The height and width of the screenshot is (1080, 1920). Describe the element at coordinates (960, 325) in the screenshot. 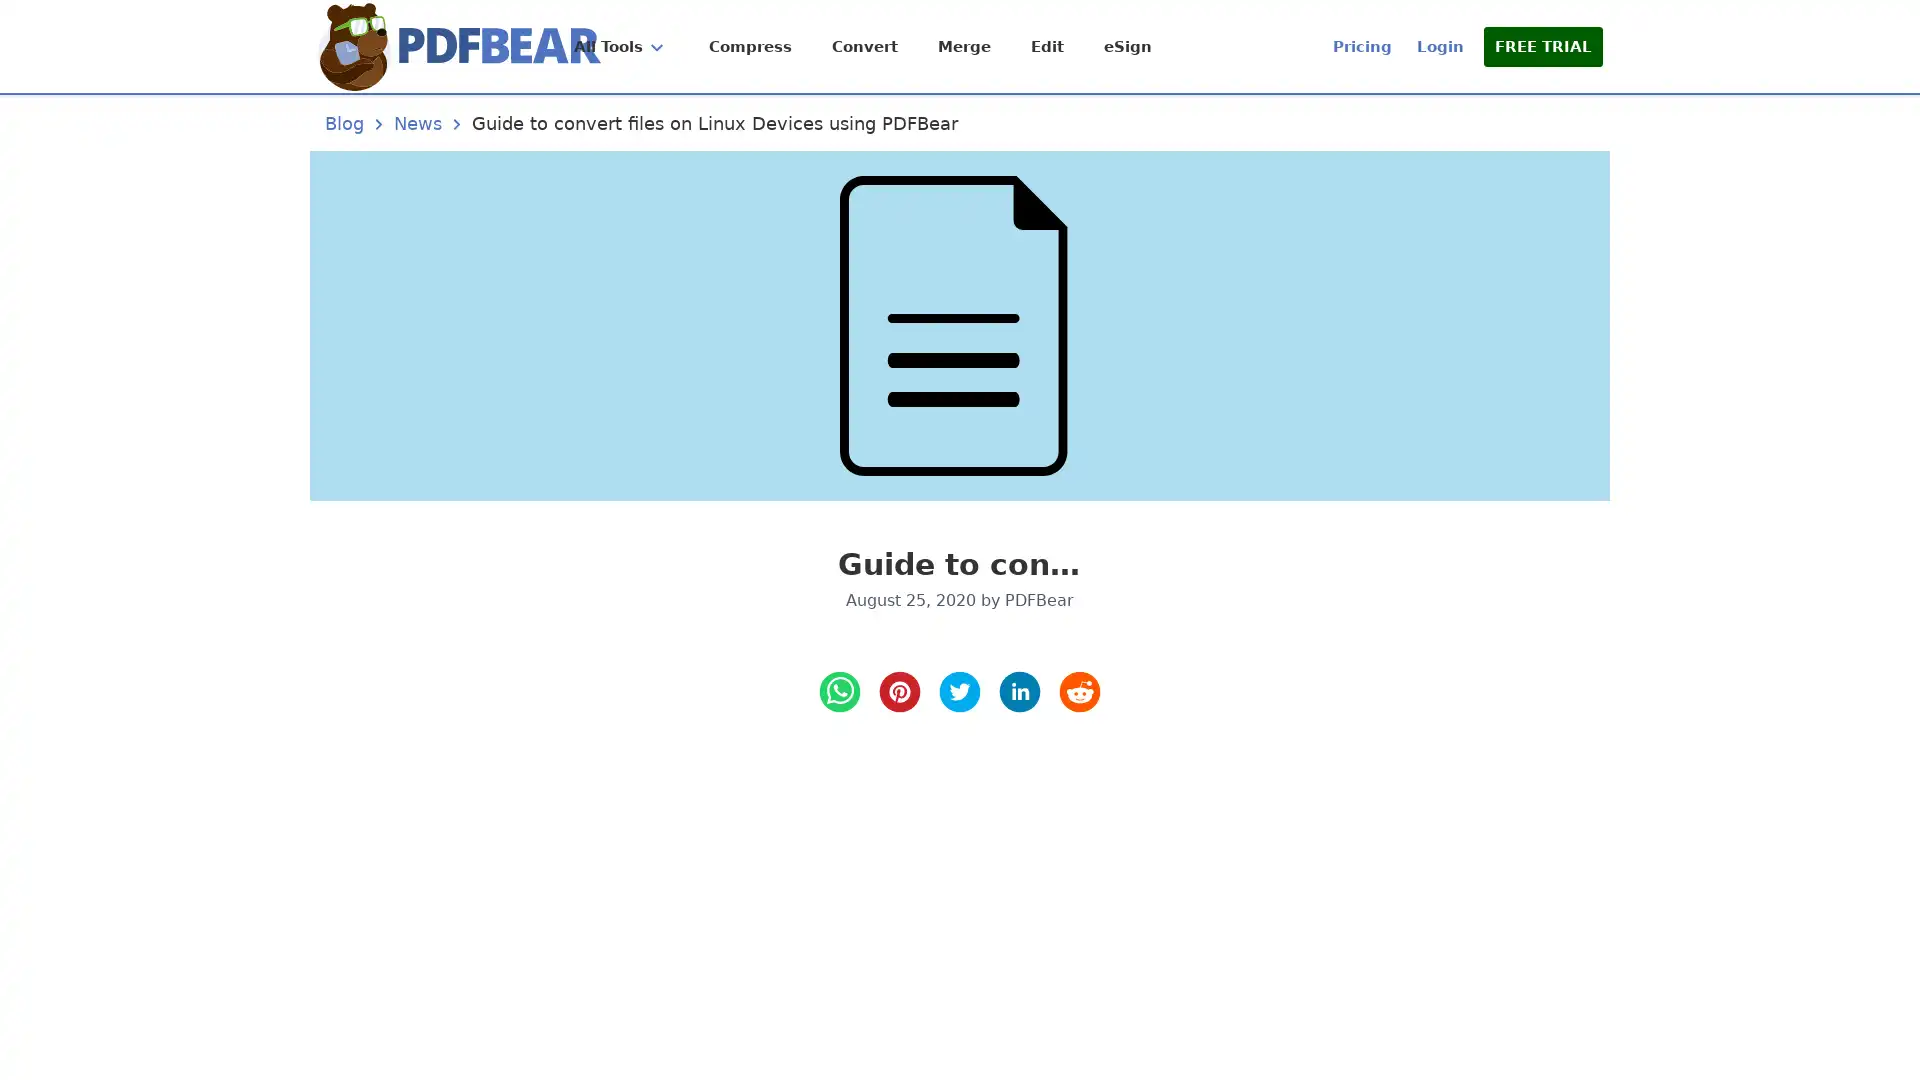

I see `Guide to convert files on Linux Devices using PDFBear` at that location.